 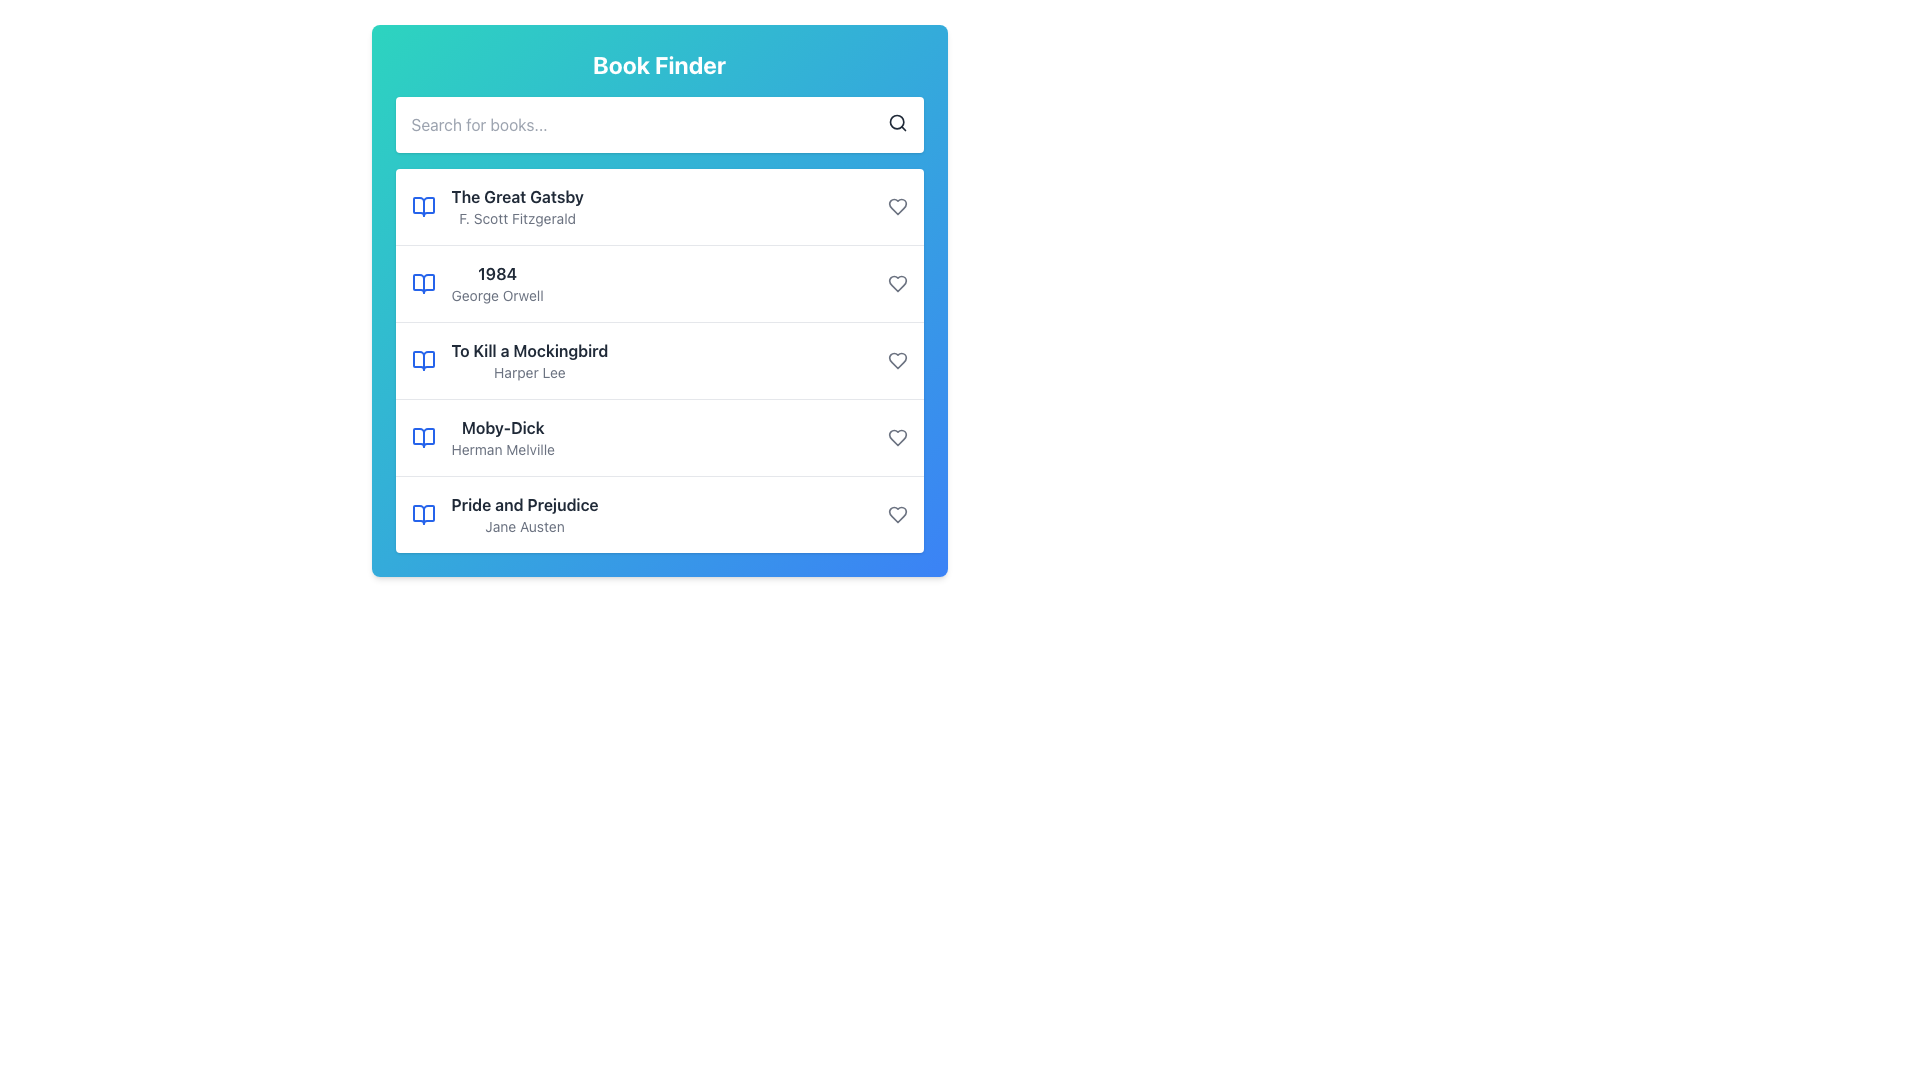 What do you see at coordinates (896, 207) in the screenshot?
I see `the heart icon button located at the far right of the first row in the 'Book Finder' panel, which contains the book title 'The Great Gatsby' and the author 'F. Scott Fitzgerald'` at bounding box center [896, 207].